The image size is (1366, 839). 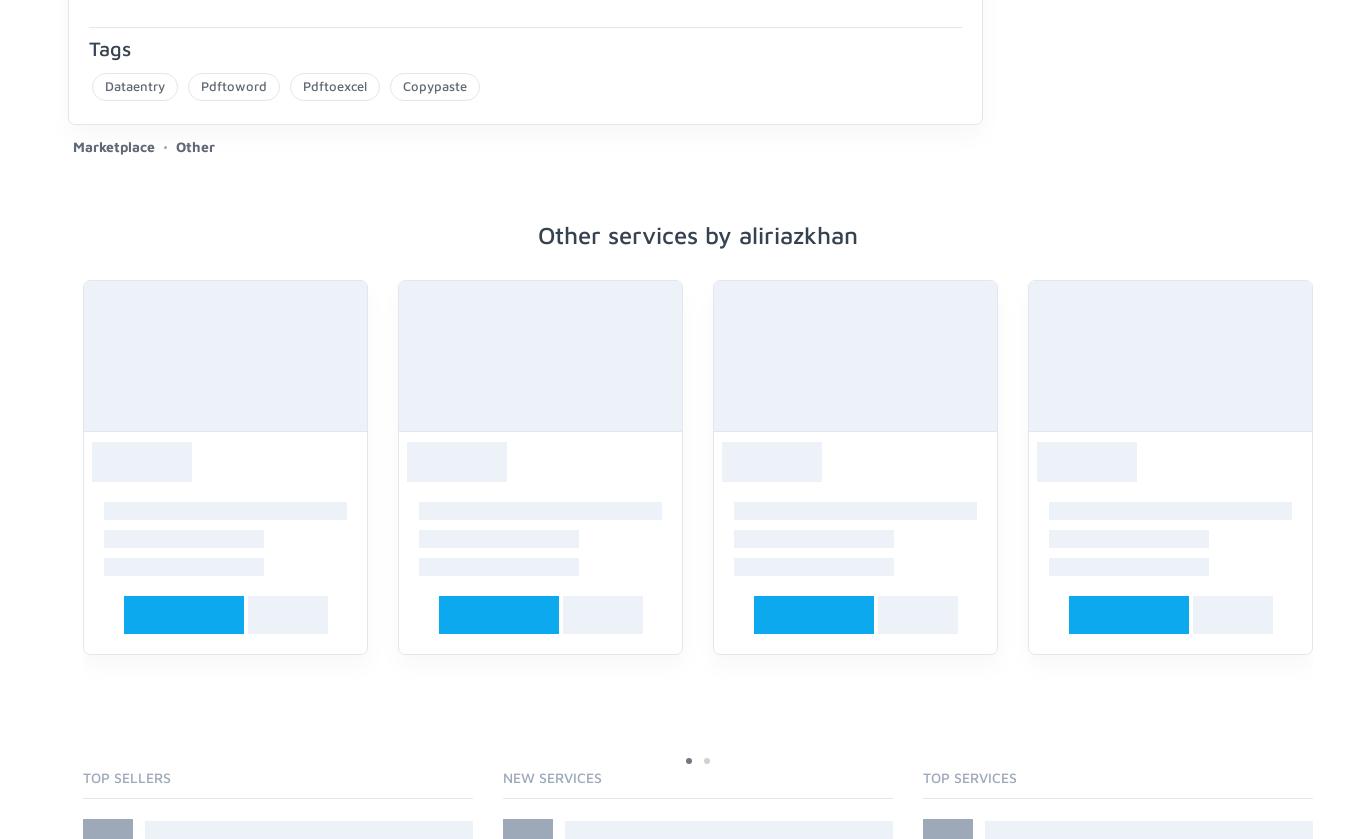 What do you see at coordinates (233, 84) in the screenshot?
I see `'Pdftoword'` at bounding box center [233, 84].